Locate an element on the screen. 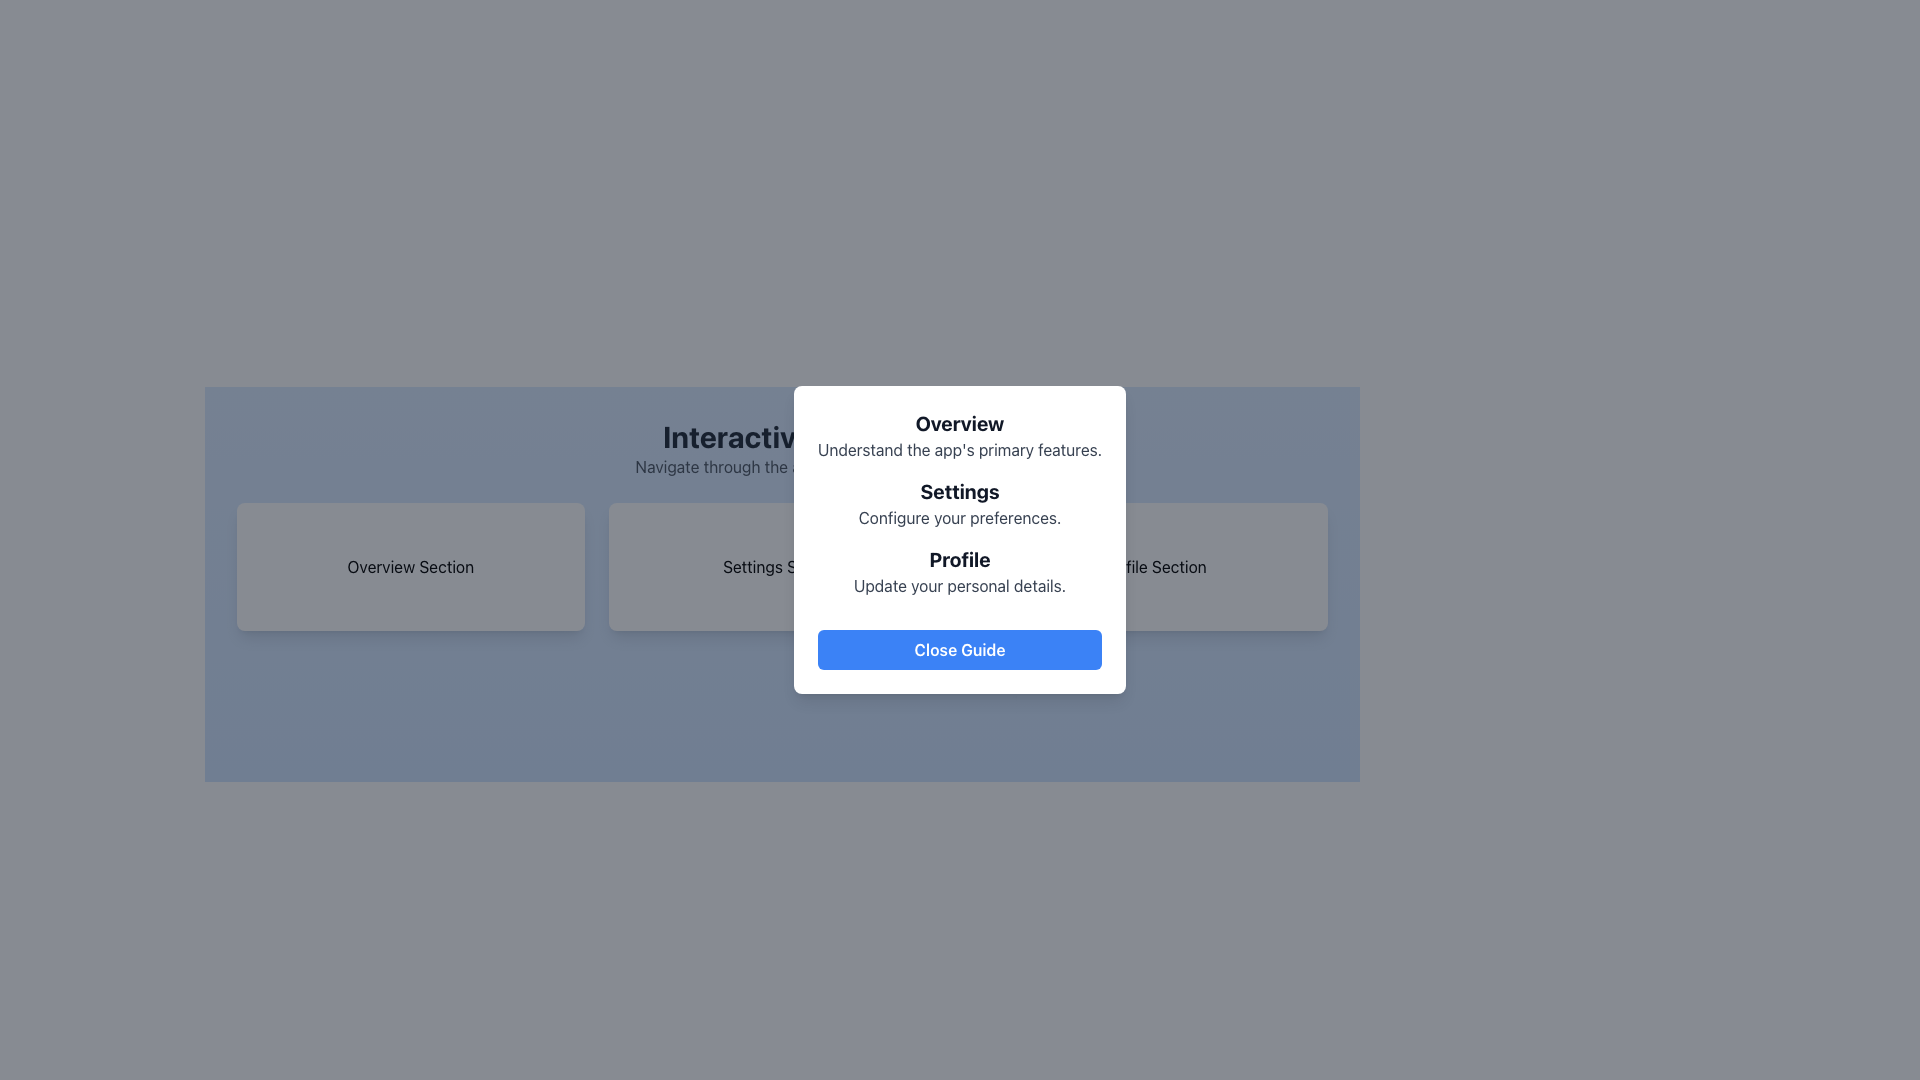  the introductory header text block that provides a title and a brief description for the user, located above the sections labeled 'Overview Section', 'Settings Section', and 'Profile Section' is located at coordinates (781, 447).